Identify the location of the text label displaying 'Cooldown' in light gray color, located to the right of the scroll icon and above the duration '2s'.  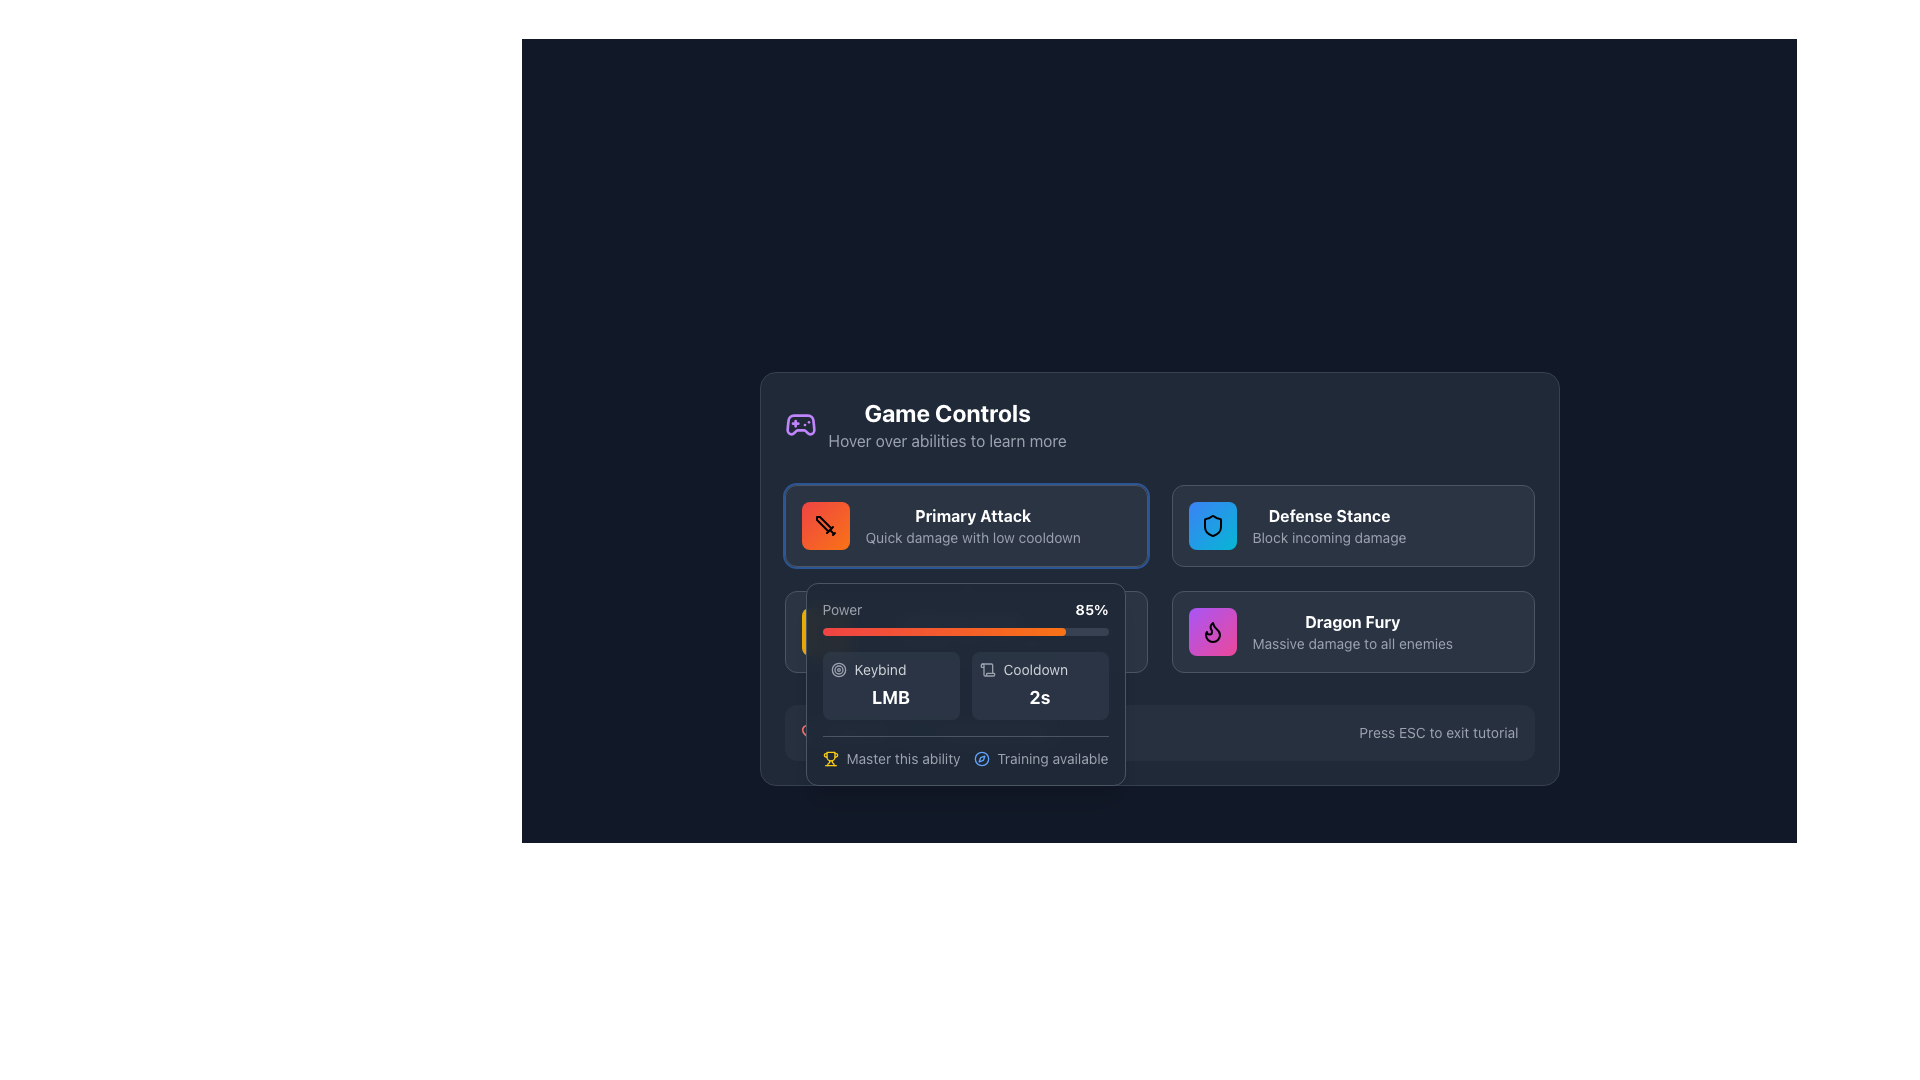
(1036, 670).